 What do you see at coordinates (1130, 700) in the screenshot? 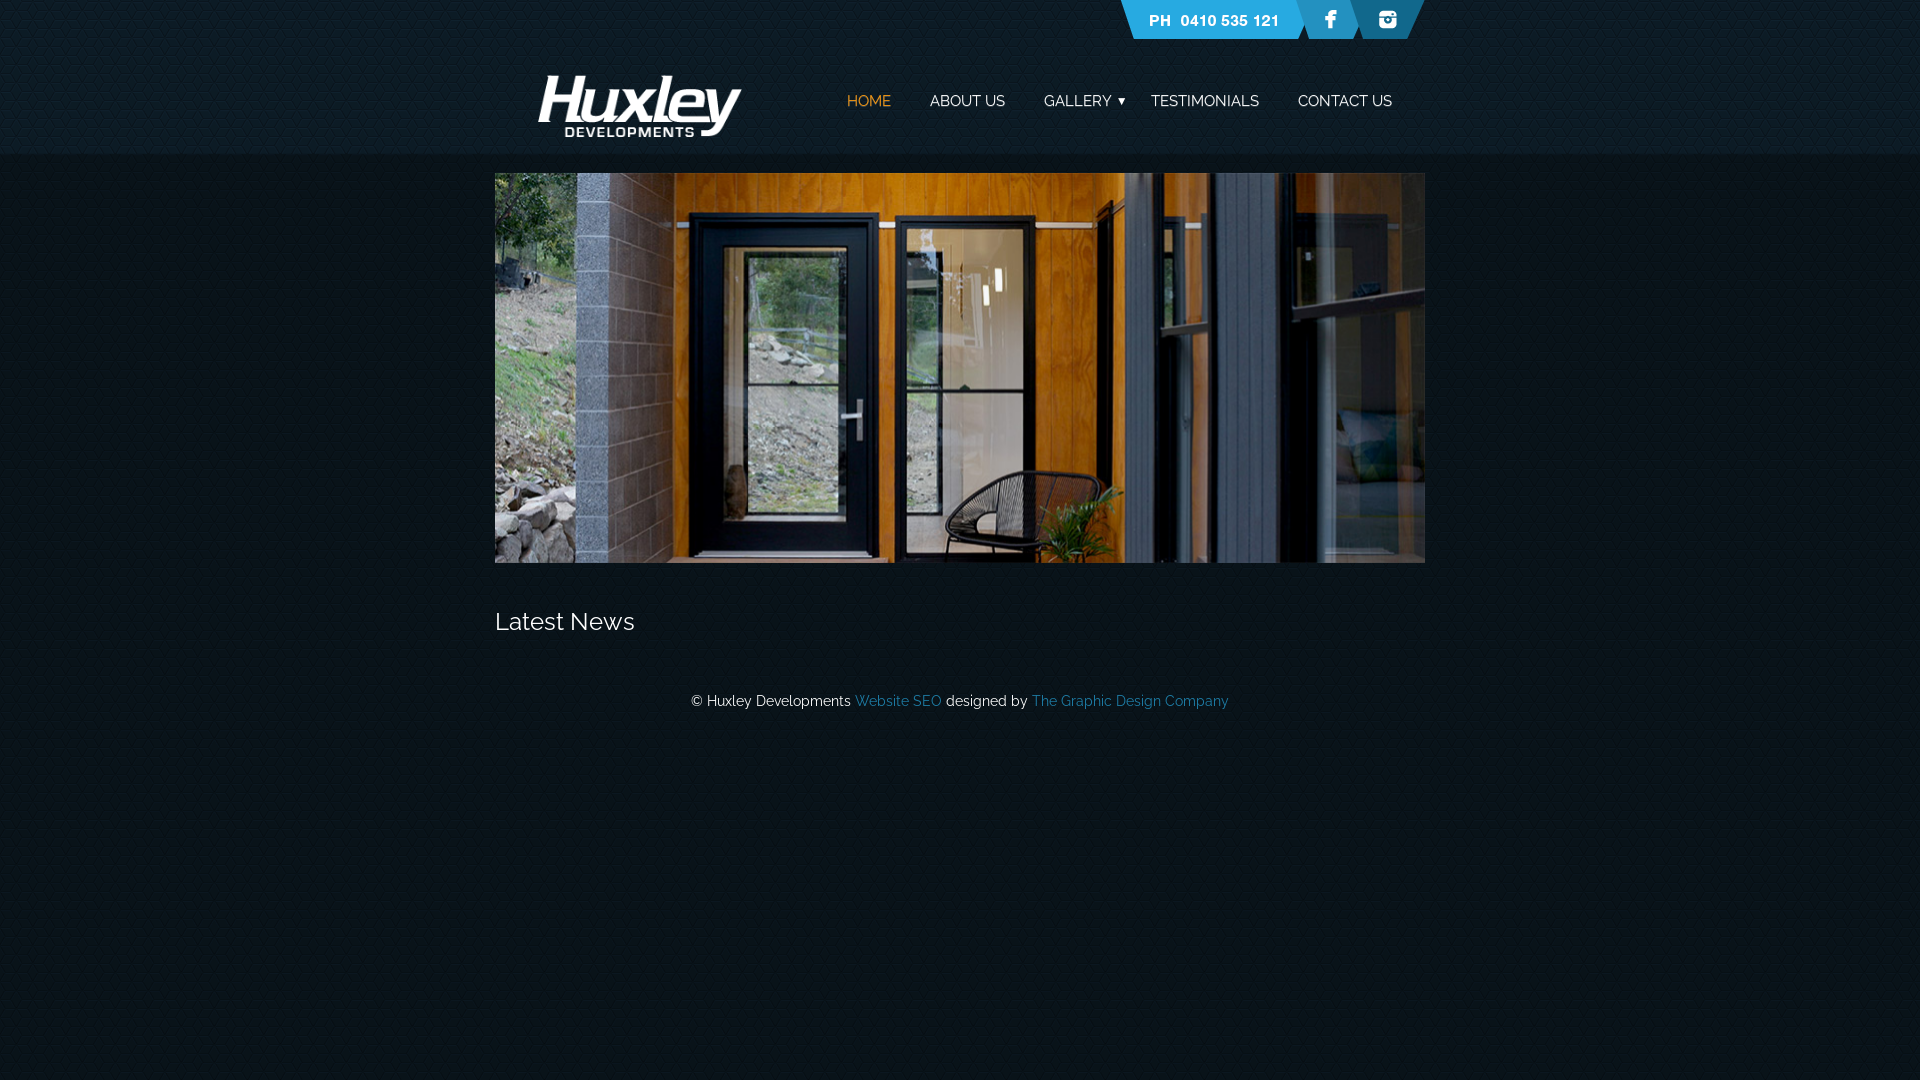
I see `'The Graphic Design Company'` at bounding box center [1130, 700].